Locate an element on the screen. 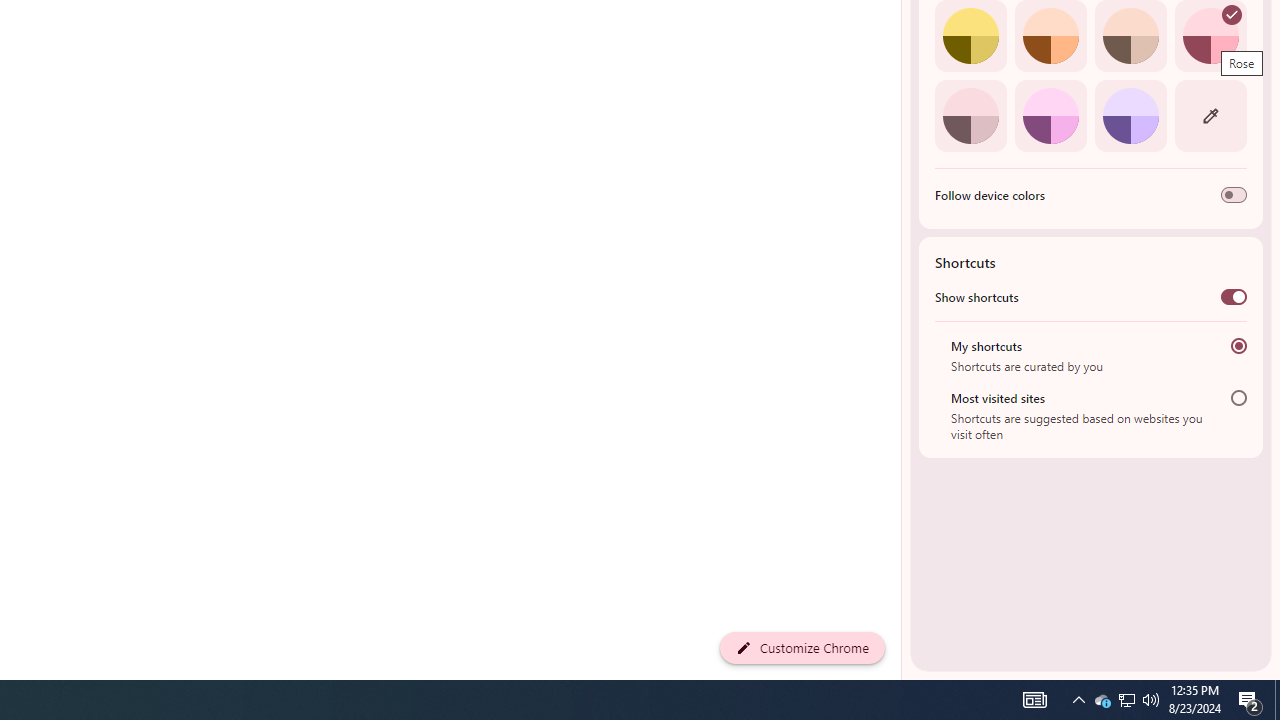 The image size is (1280, 720). 'Apricot' is located at coordinates (1130, 36).